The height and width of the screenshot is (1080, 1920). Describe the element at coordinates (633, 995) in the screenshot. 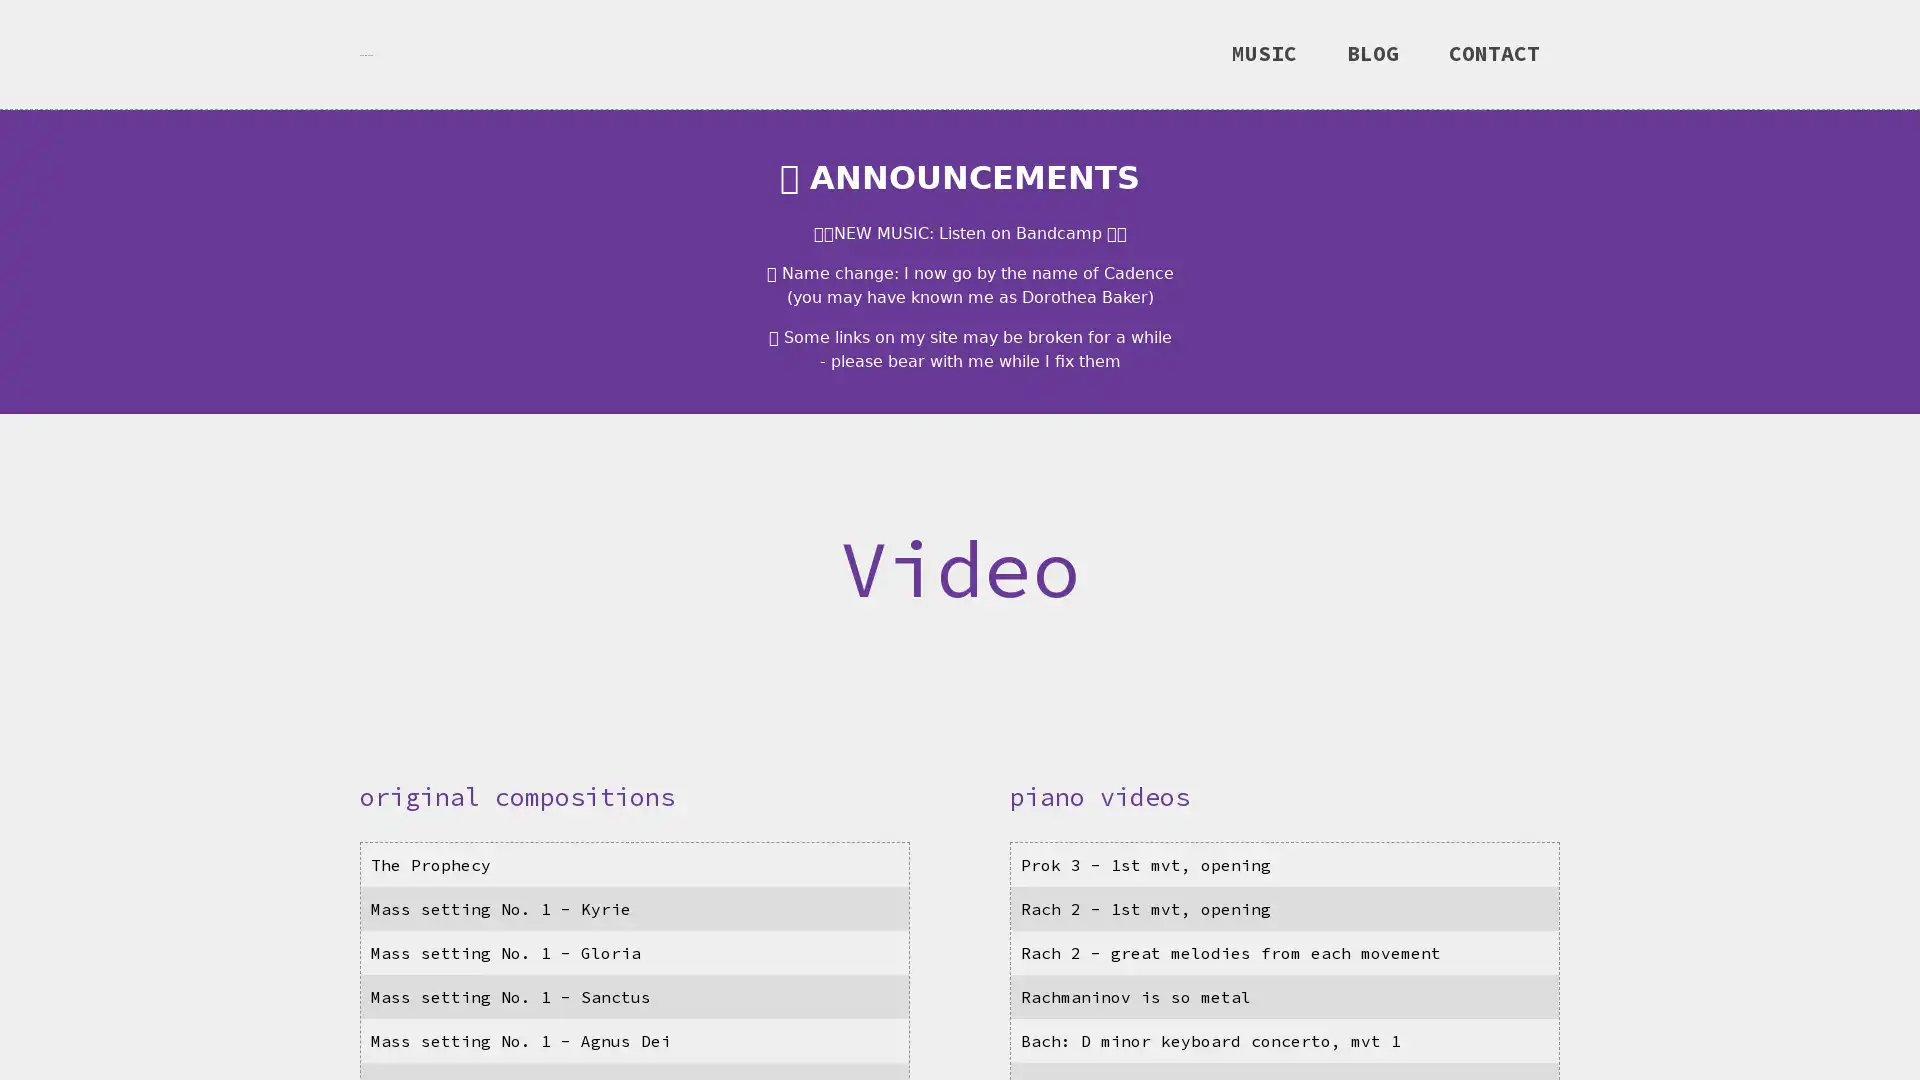

I see `video: Mass setting No. 1 - Sanctus` at that location.